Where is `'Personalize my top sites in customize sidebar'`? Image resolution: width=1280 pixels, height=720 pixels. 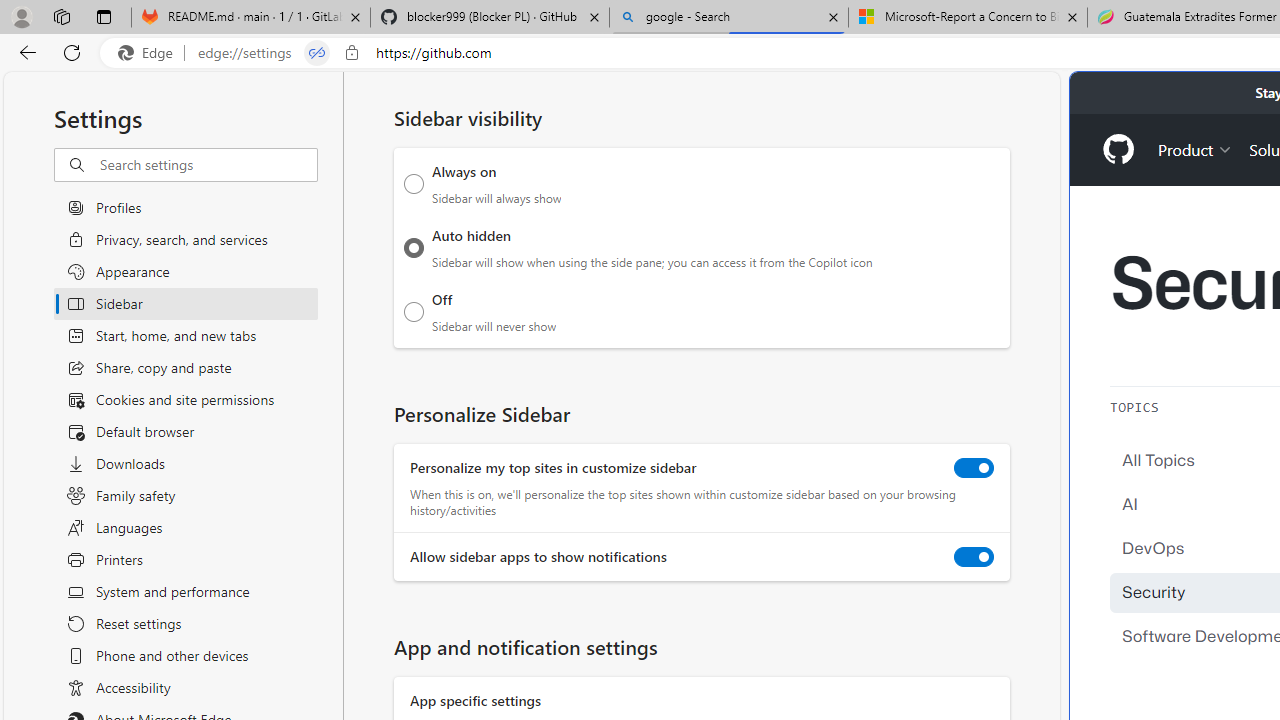
'Personalize my top sites in customize sidebar' is located at coordinates (974, 468).